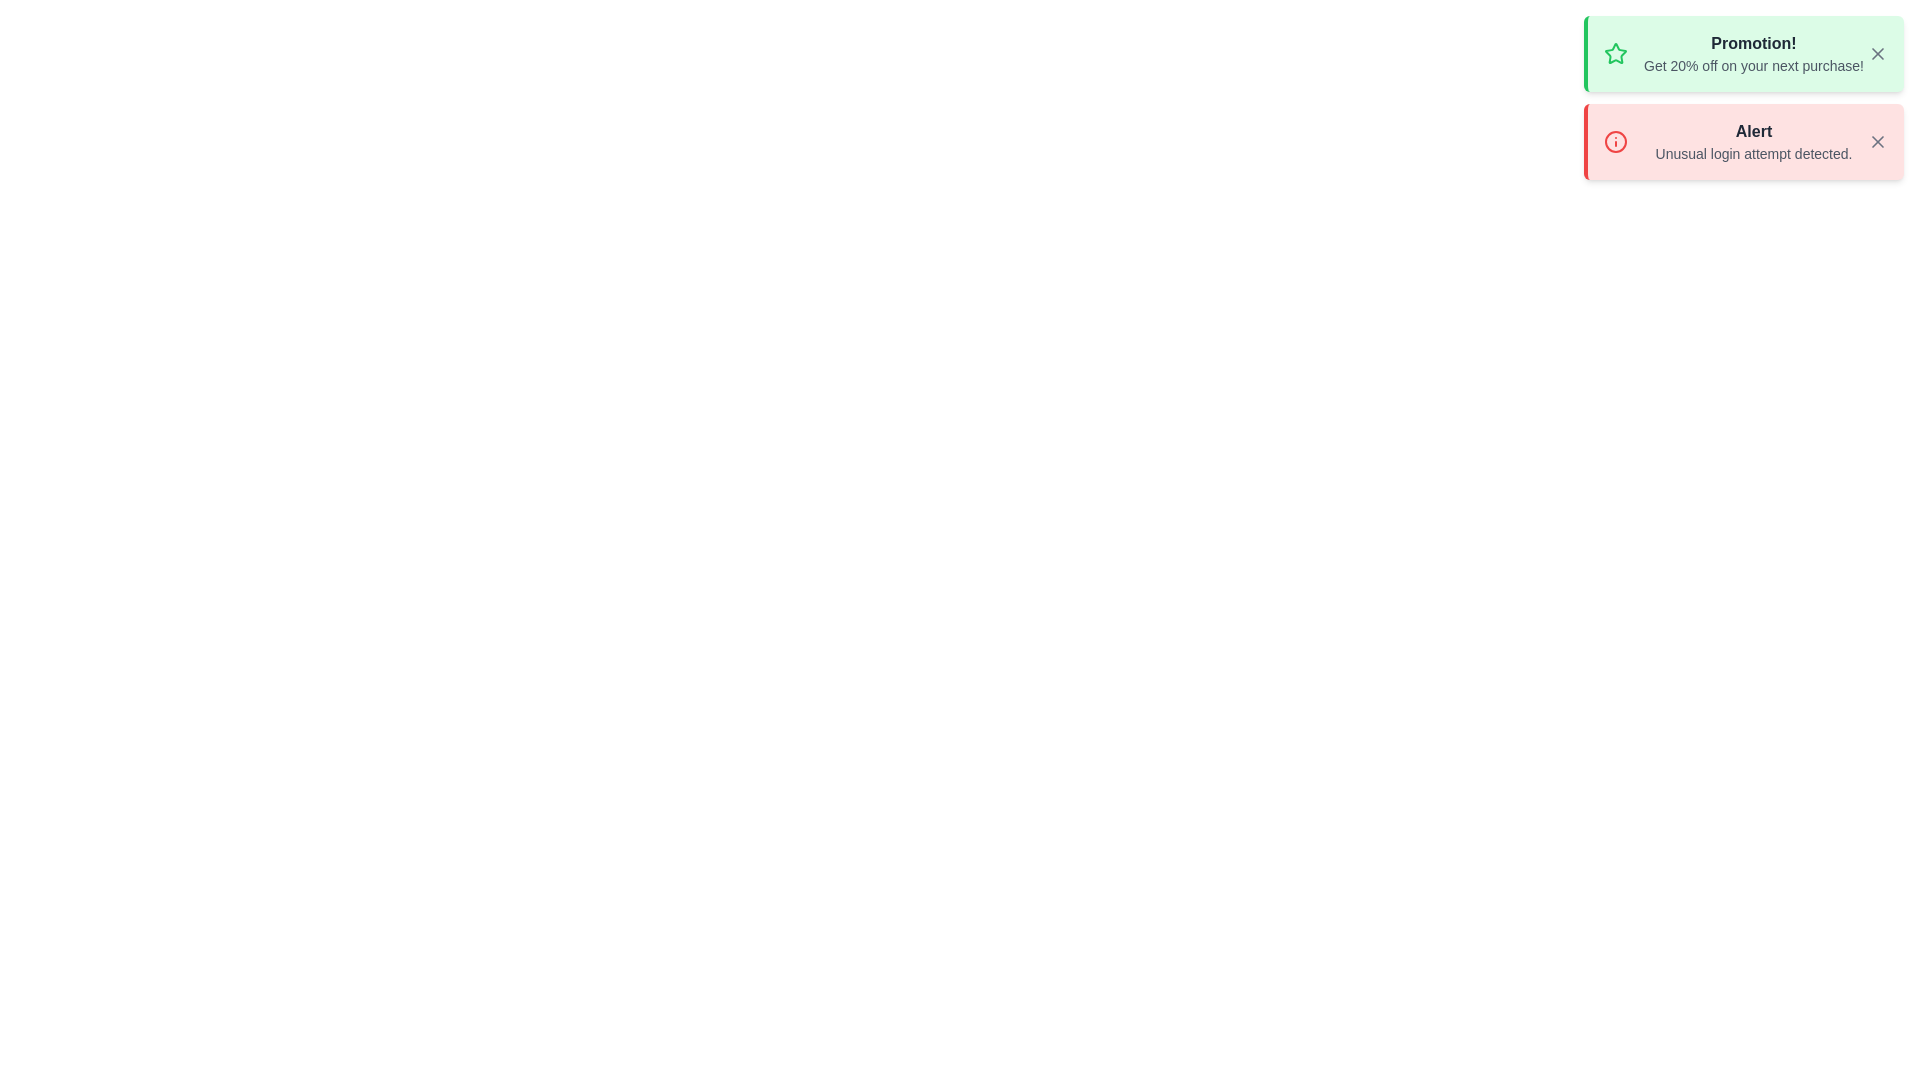  Describe the element at coordinates (1876, 141) in the screenshot. I see `the close icon represented by a diagonal line forming part of a cross (X) shape located in the top right corner of a red alert box` at that location.